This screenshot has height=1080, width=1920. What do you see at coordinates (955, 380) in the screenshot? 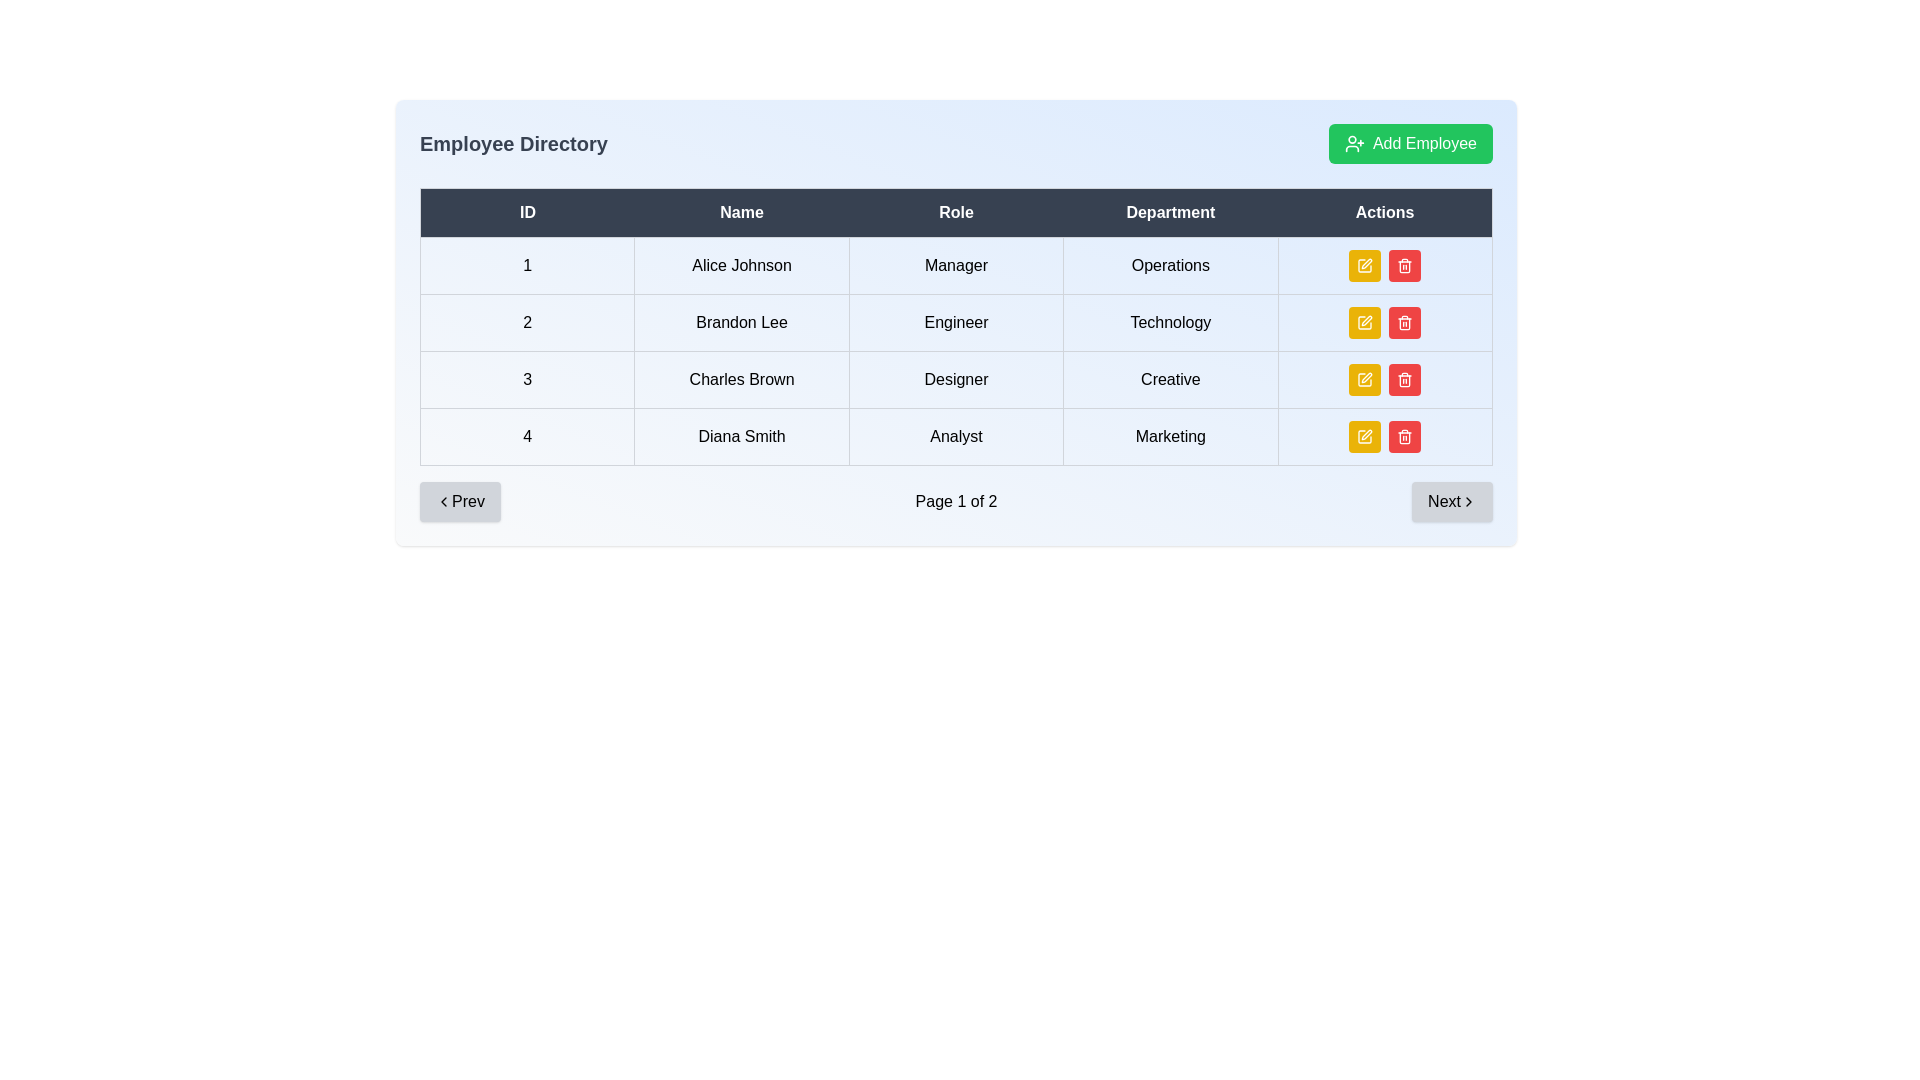
I see `the static text display field showing the job title 'Designer' assigned to Charles Brown in the third row of the table under the 'Role' column` at bounding box center [955, 380].